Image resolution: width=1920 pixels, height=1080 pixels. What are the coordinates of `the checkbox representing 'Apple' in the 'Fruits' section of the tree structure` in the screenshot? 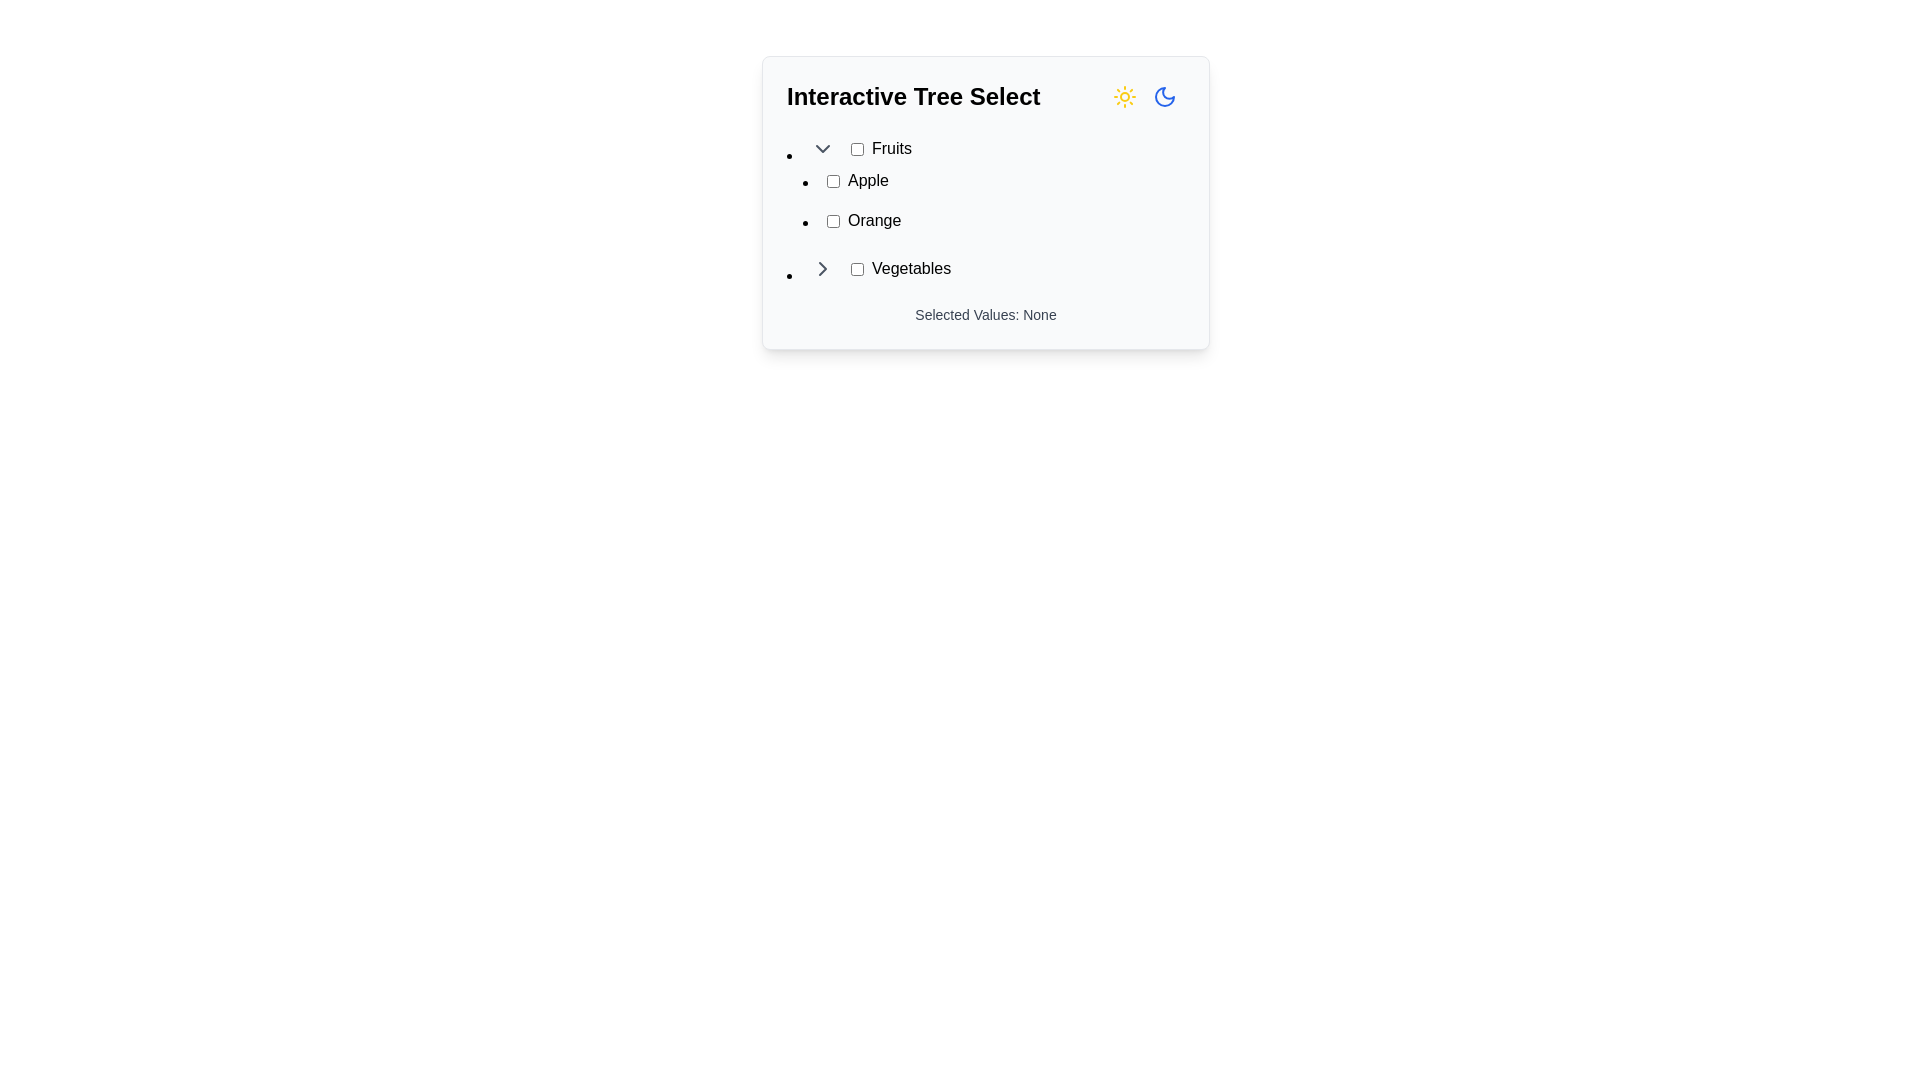 It's located at (985, 181).